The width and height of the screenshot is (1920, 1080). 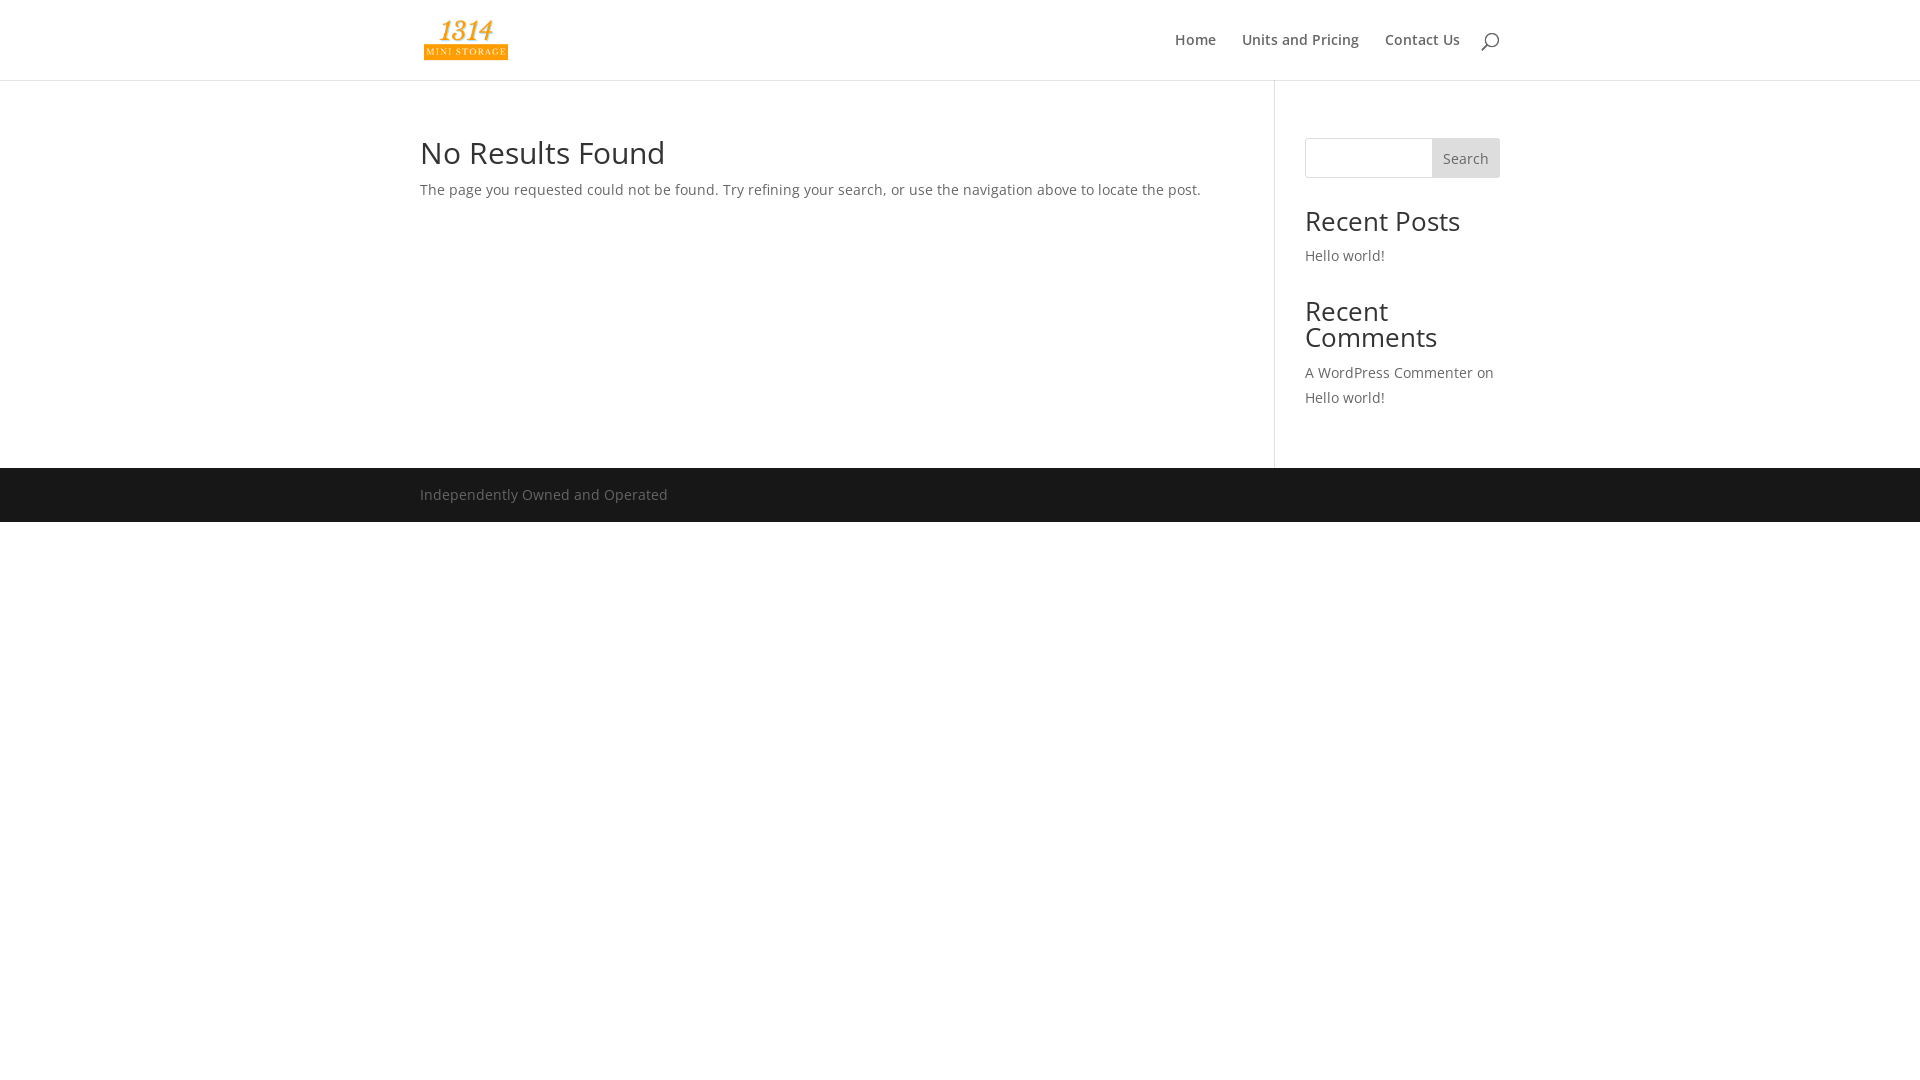 What do you see at coordinates (1384, 55) in the screenshot?
I see `'Contact Us'` at bounding box center [1384, 55].